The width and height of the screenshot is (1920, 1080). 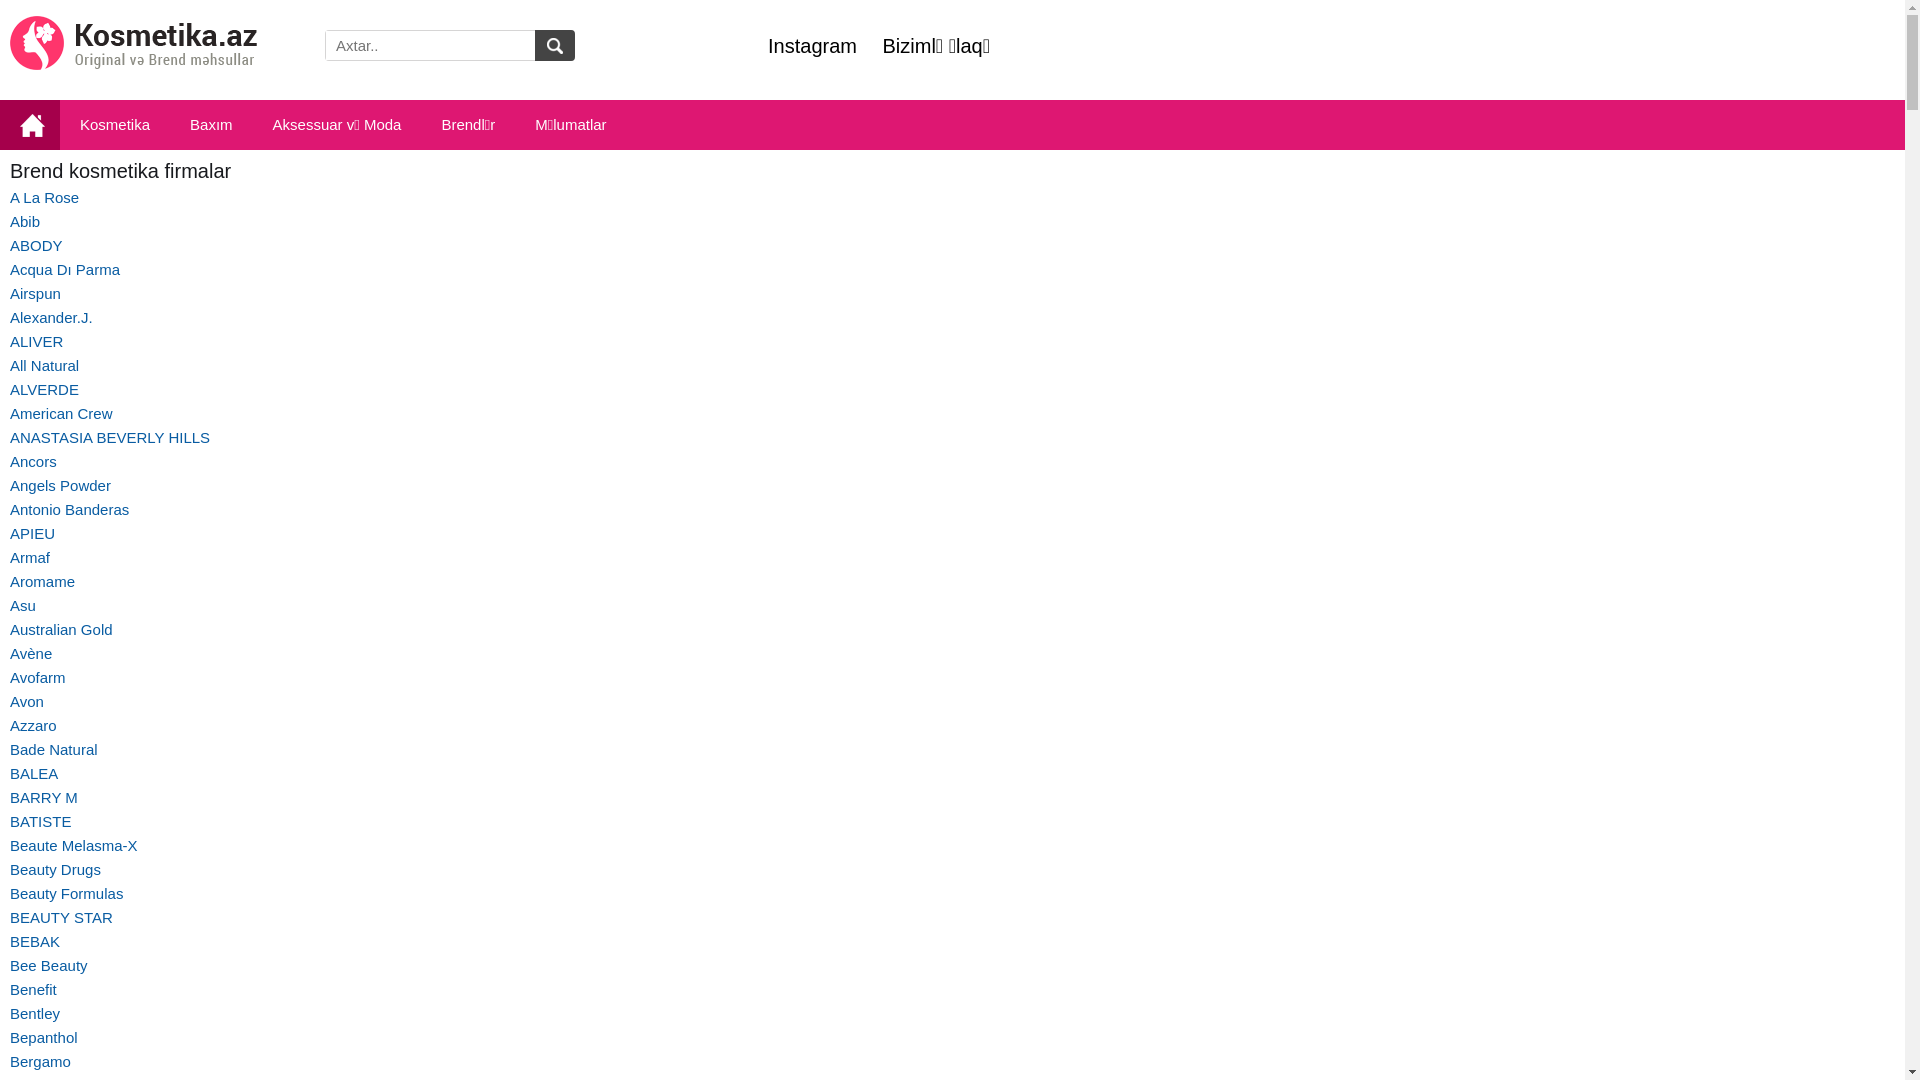 I want to click on 'ABODY', so click(x=36, y=244).